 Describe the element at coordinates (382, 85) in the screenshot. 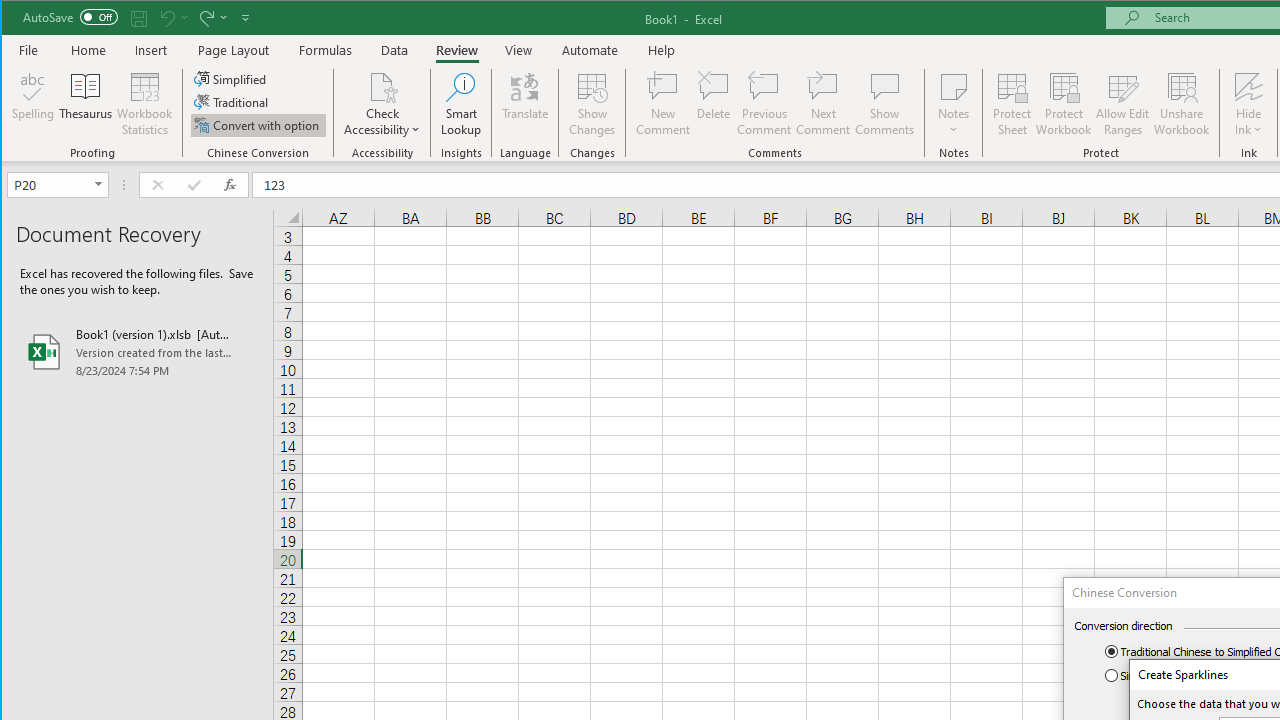

I see `'Check Accessibility'` at that location.